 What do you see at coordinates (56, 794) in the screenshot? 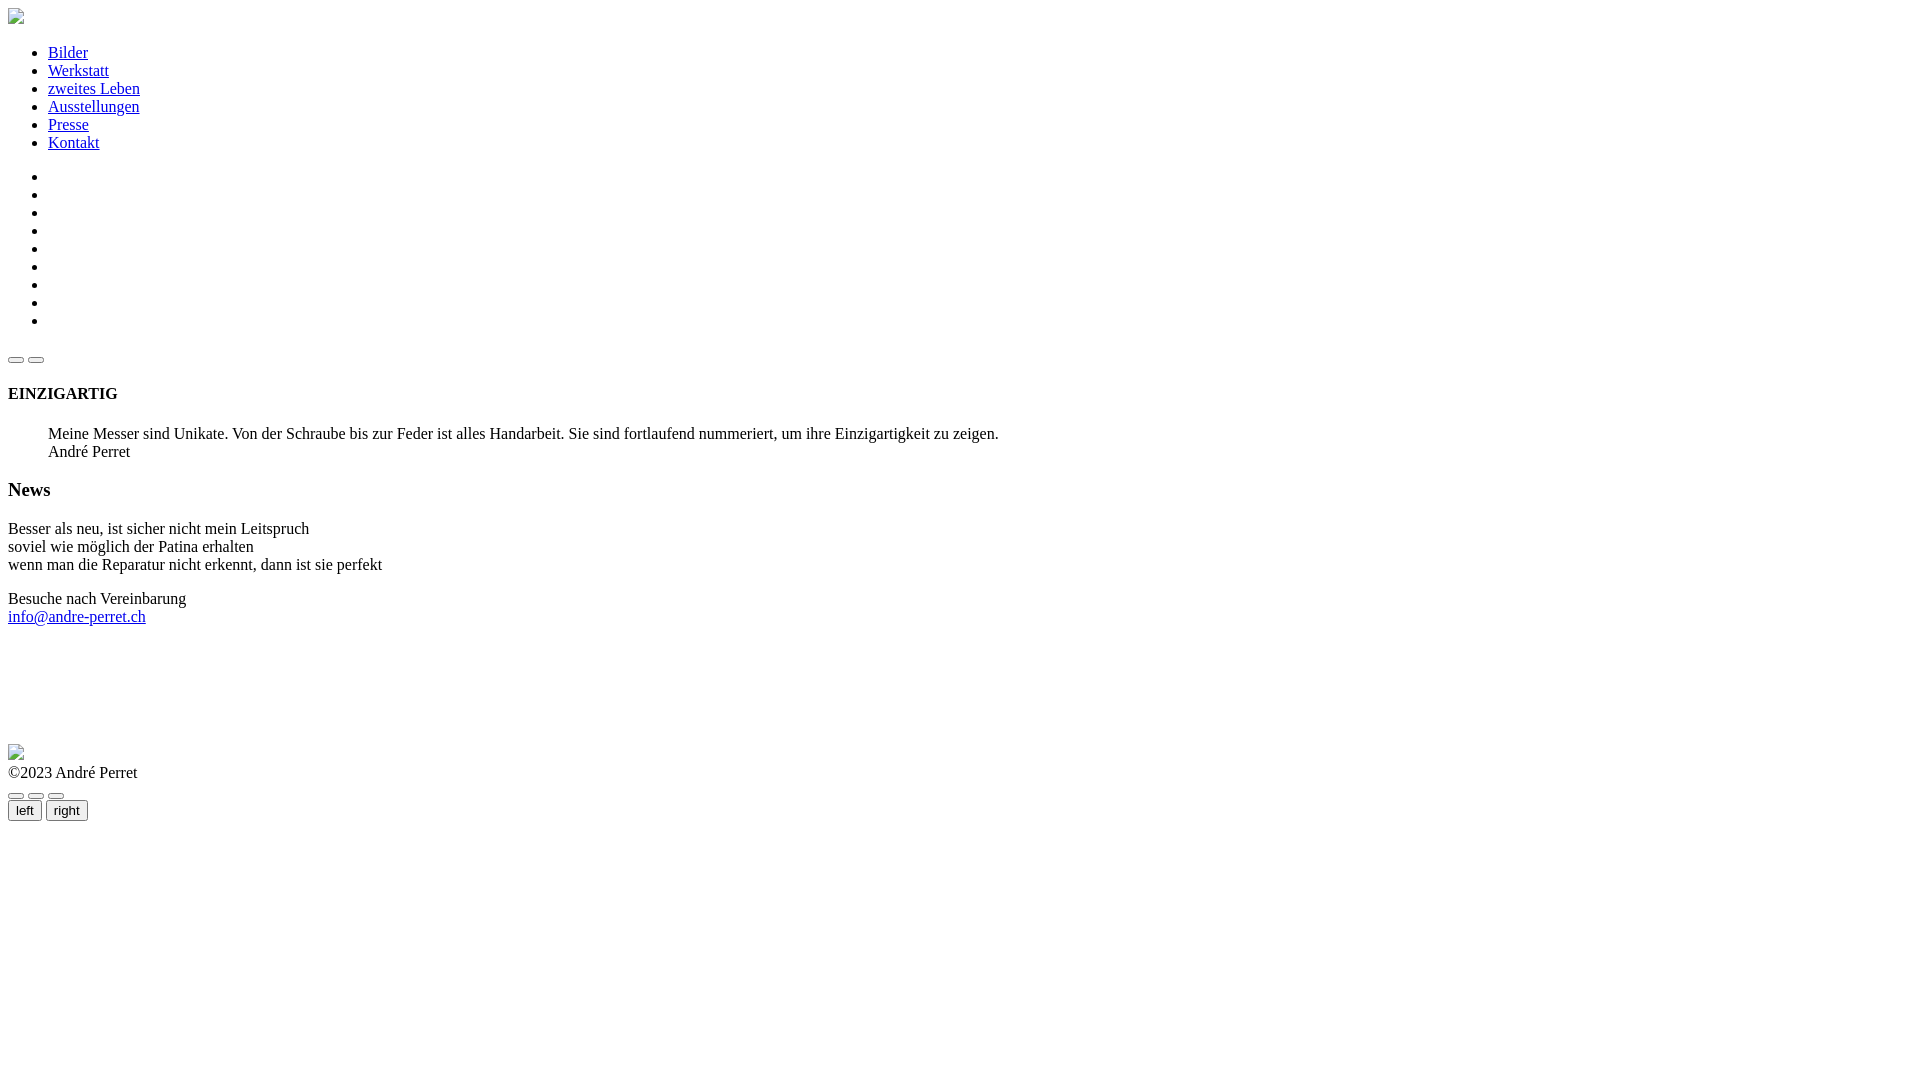
I see `'Zoom in/out'` at bounding box center [56, 794].